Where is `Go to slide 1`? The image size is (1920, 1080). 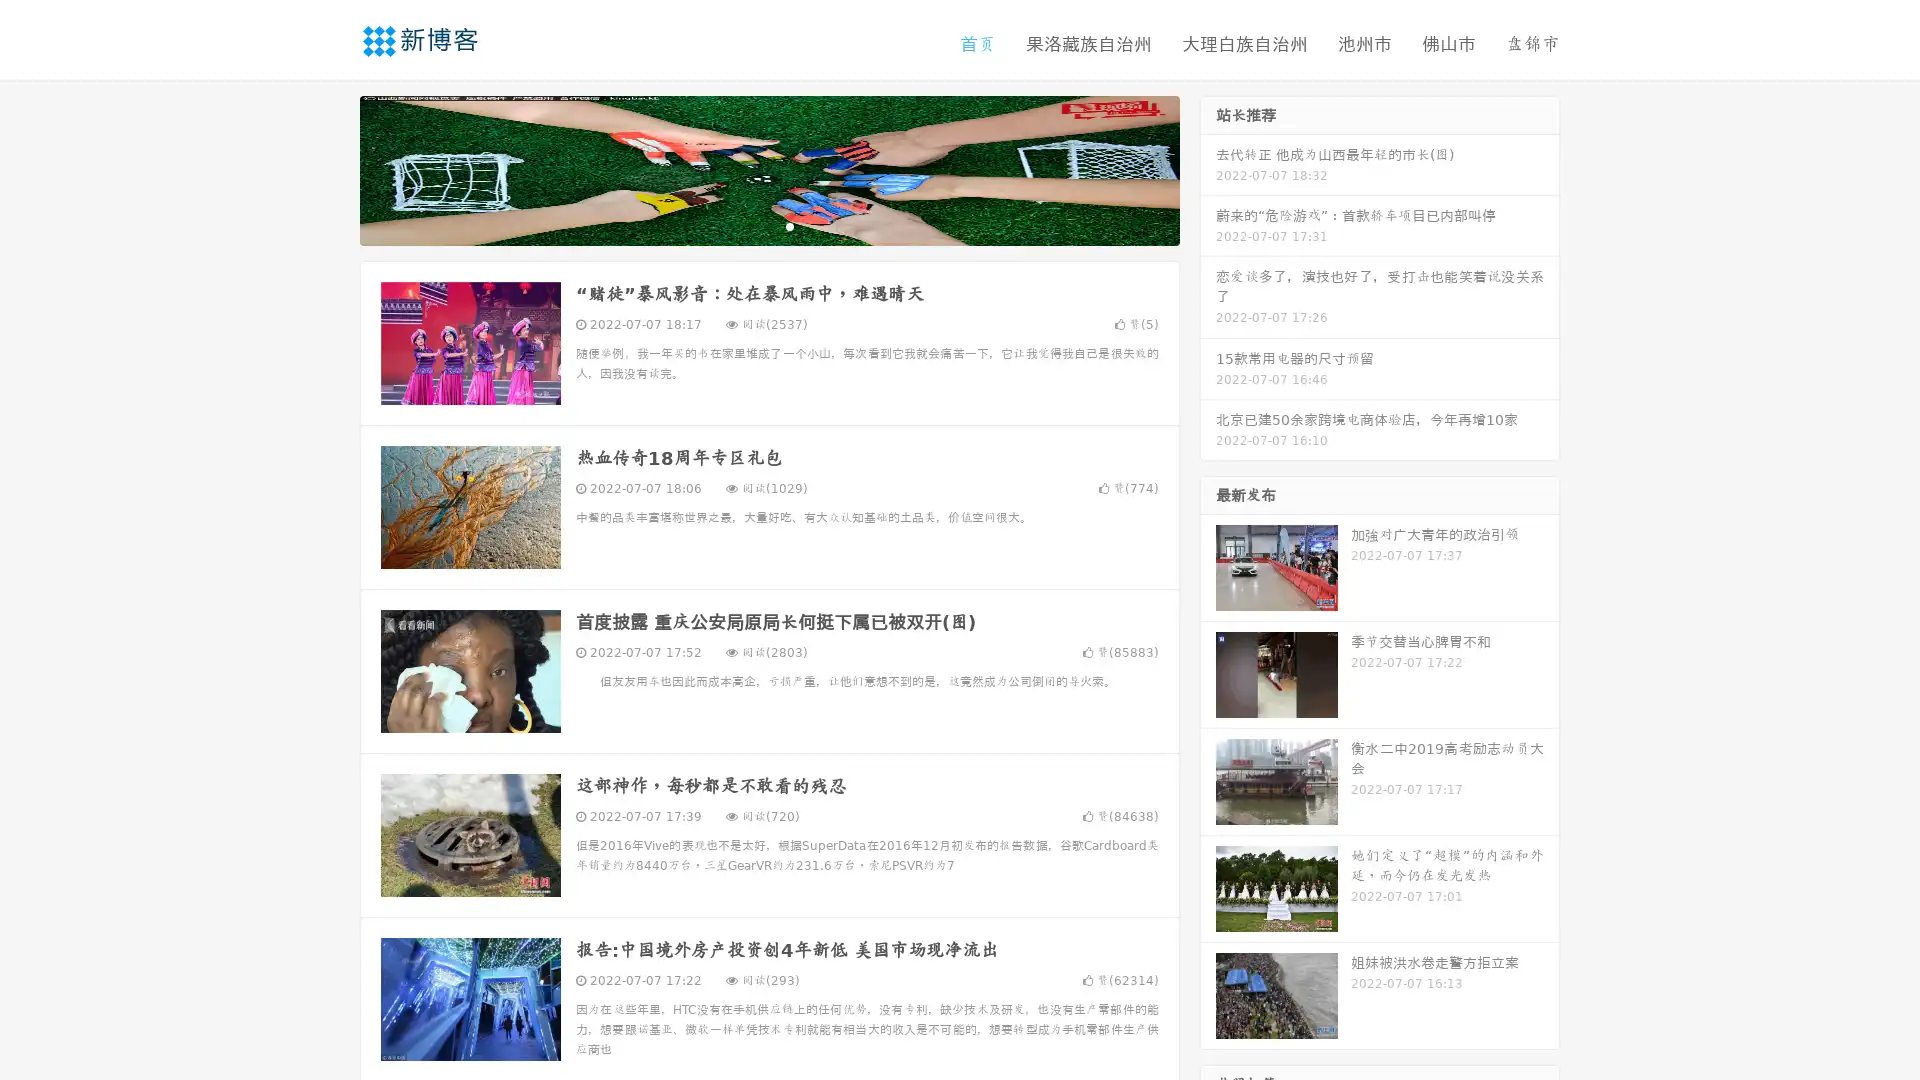
Go to slide 1 is located at coordinates (748, 225).